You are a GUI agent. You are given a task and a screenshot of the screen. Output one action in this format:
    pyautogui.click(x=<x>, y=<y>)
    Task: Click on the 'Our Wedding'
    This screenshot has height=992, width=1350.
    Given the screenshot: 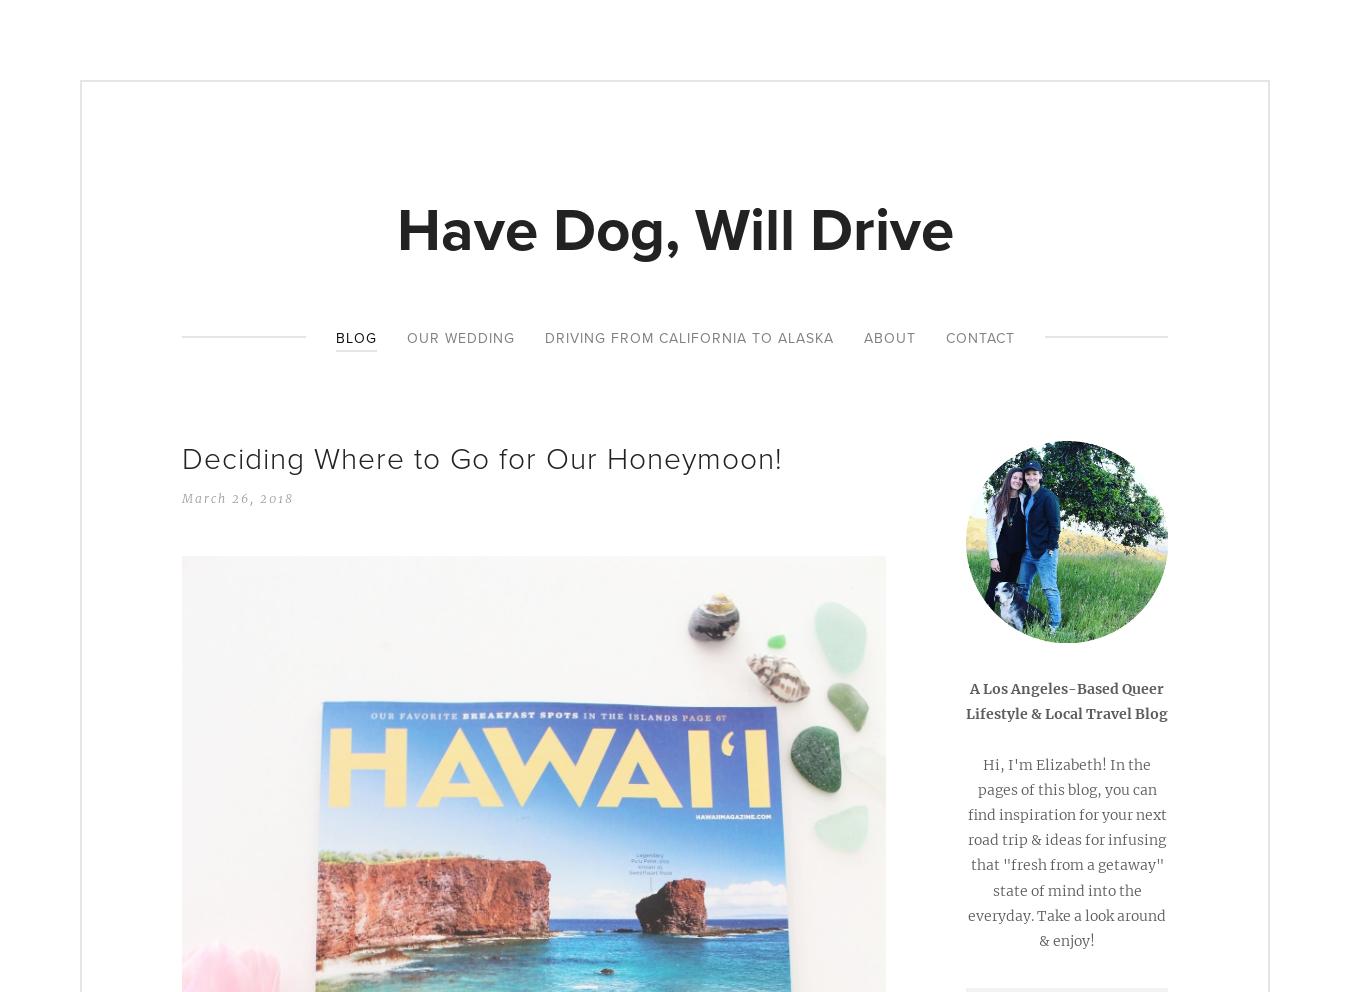 What is the action you would take?
    pyautogui.click(x=458, y=337)
    